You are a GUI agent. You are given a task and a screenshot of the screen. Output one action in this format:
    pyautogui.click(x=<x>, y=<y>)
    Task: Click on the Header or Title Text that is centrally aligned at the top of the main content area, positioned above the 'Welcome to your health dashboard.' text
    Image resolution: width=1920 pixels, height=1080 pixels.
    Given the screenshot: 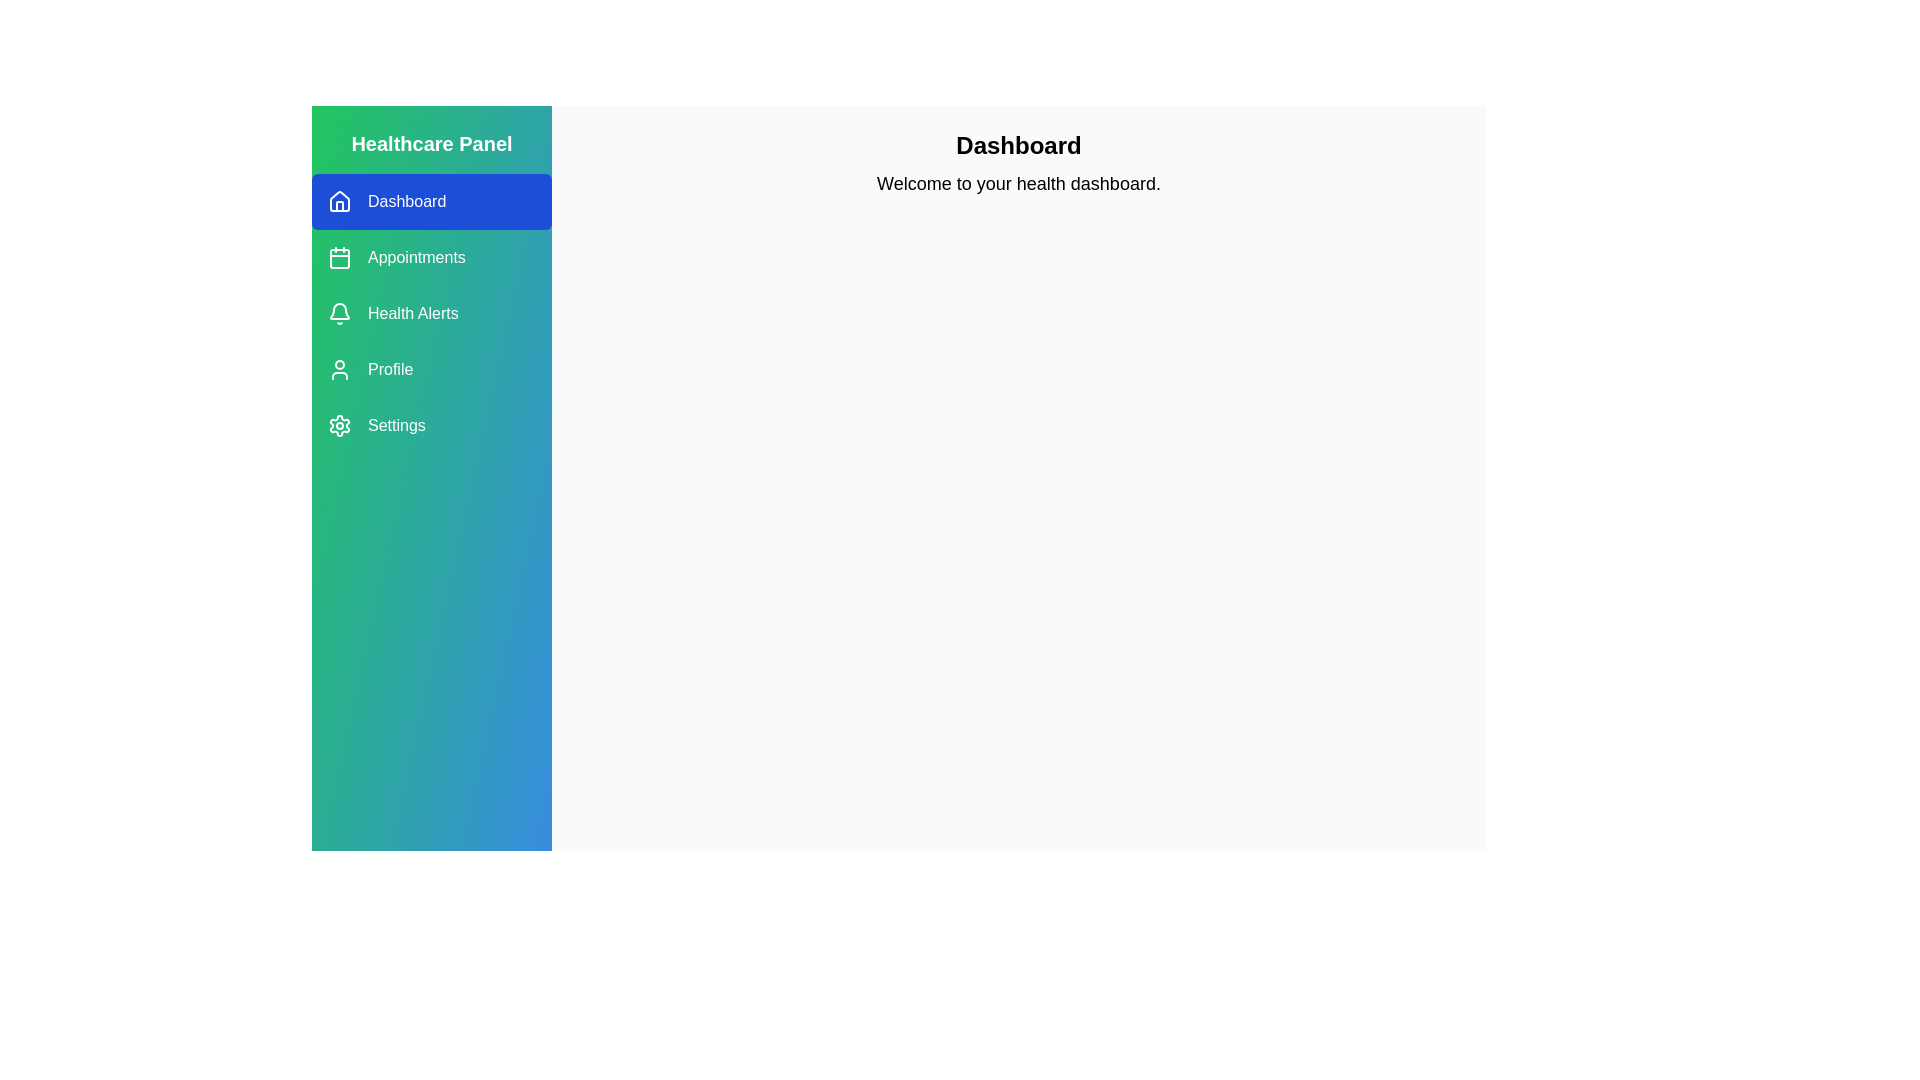 What is the action you would take?
    pyautogui.click(x=1018, y=145)
    